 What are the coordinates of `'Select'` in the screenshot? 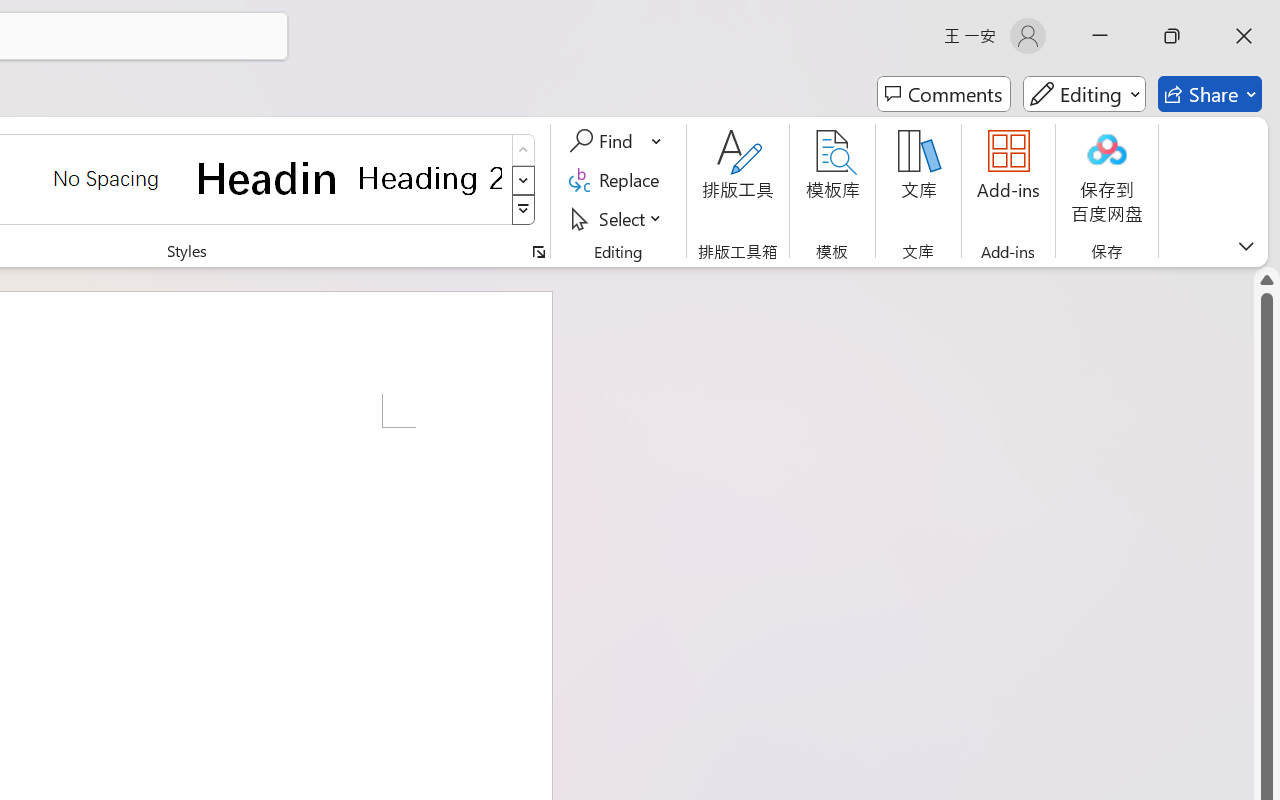 It's located at (617, 218).